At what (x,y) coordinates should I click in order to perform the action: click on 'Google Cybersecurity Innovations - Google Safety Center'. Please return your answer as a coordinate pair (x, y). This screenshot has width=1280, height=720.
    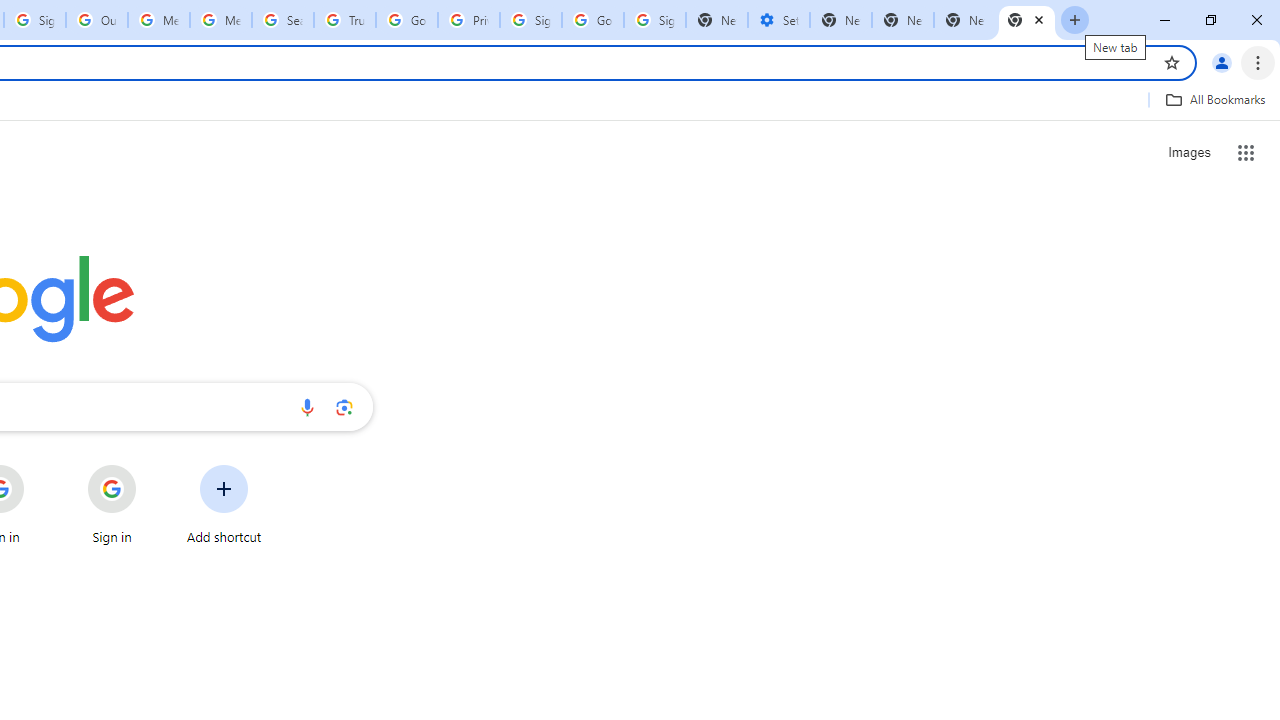
    Looking at the image, I should click on (592, 20).